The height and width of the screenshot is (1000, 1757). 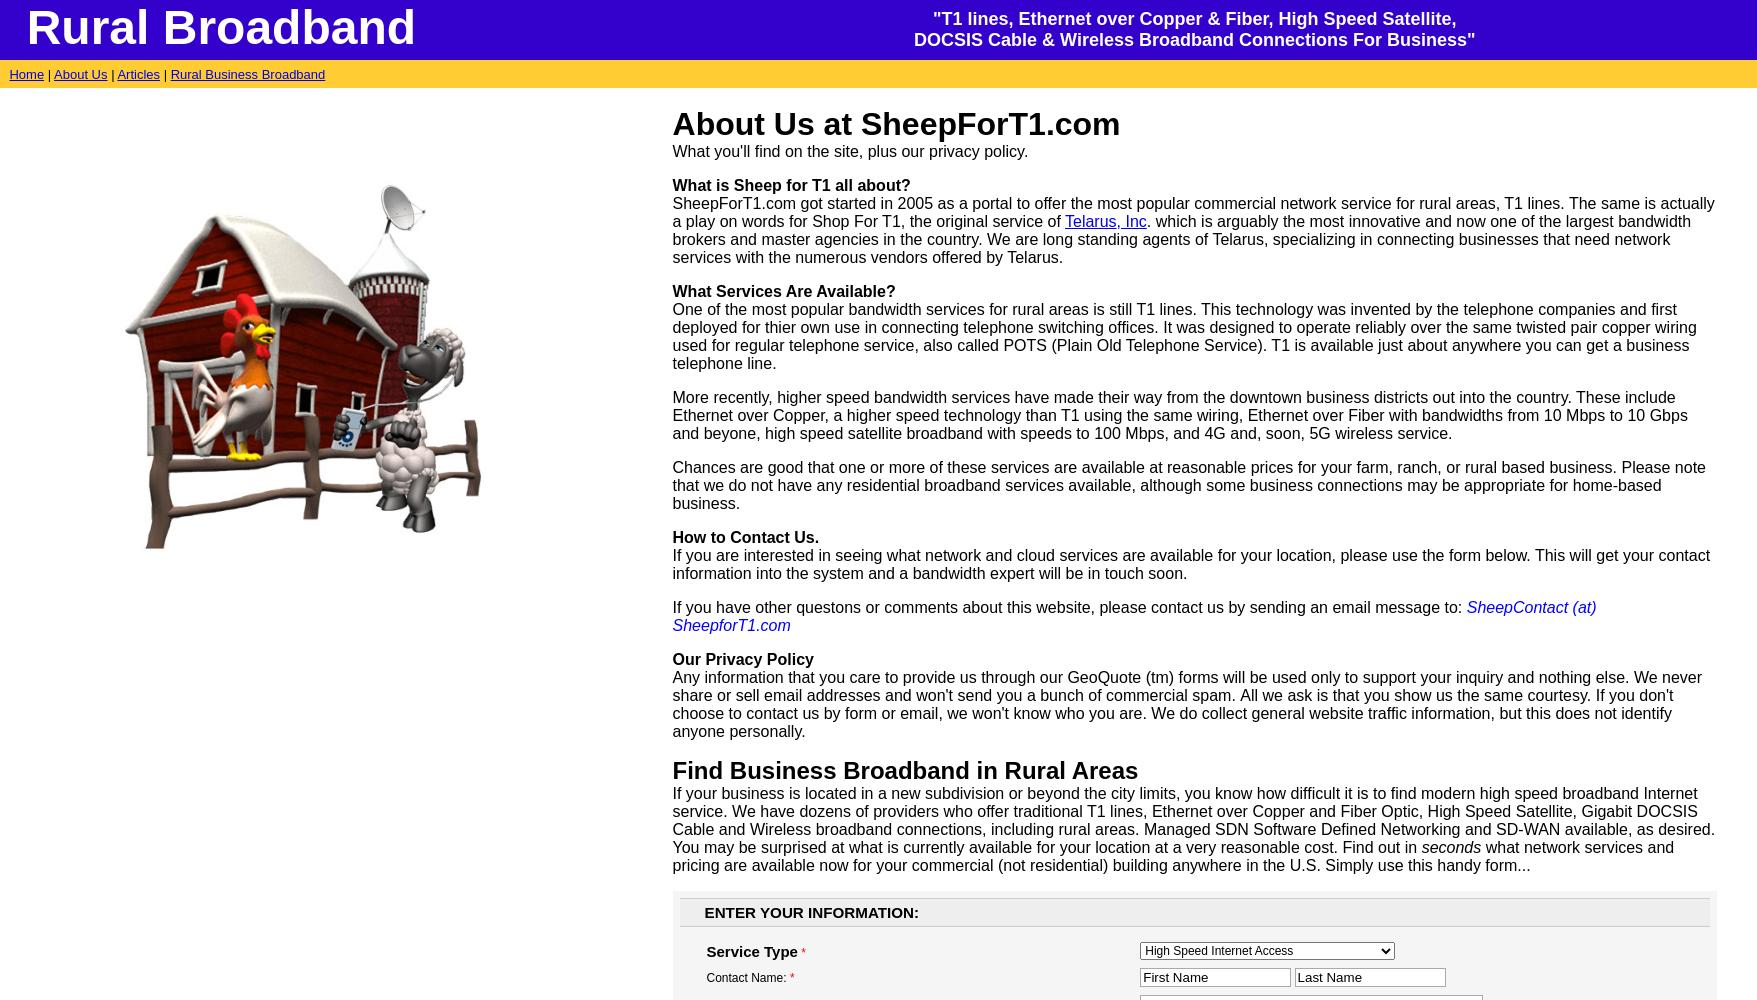 I want to click on 'If you have other questons or comments about this website, please contact us by sending an email message to:', so click(x=1067, y=606).